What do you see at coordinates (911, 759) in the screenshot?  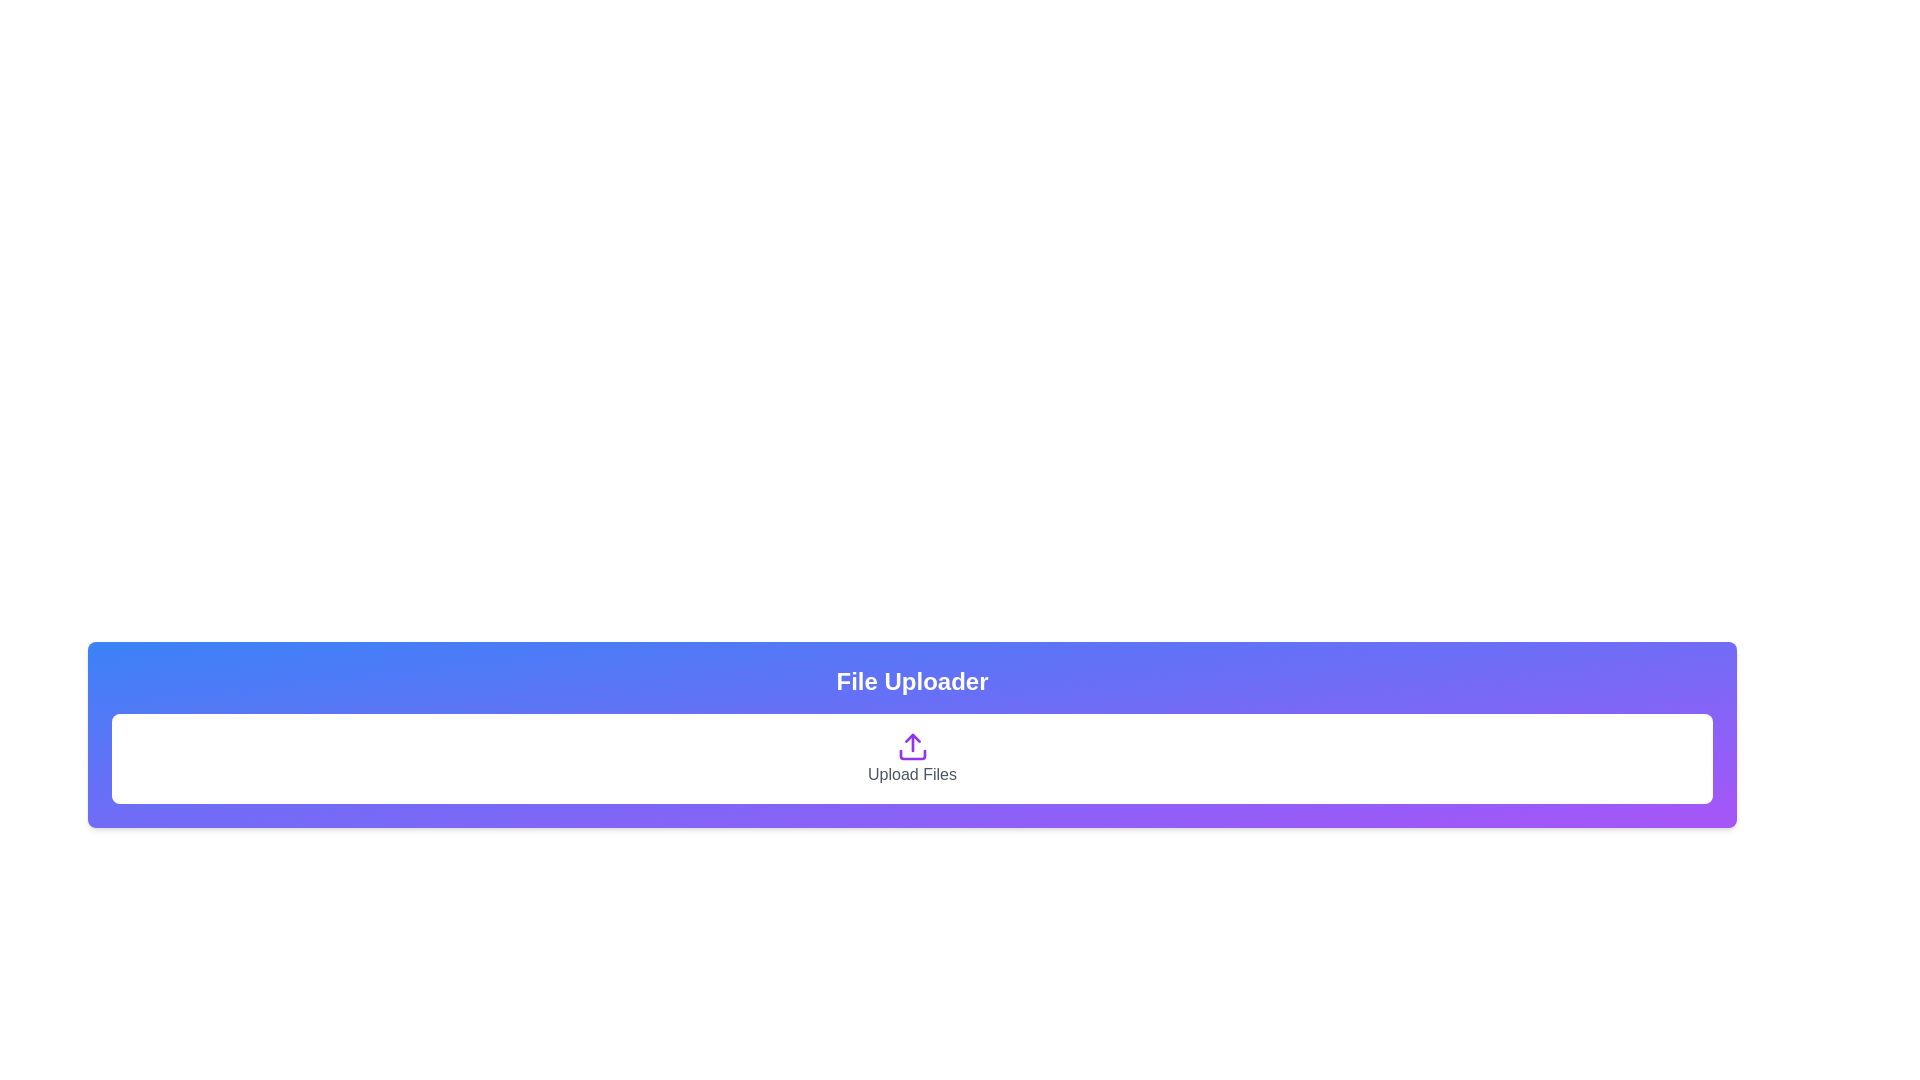 I see `the centered square-shaped clickable area for file upload, which has a dashed border and includes a purple upload icon with the text 'Upload Files' below it` at bounding box center [911, 759].